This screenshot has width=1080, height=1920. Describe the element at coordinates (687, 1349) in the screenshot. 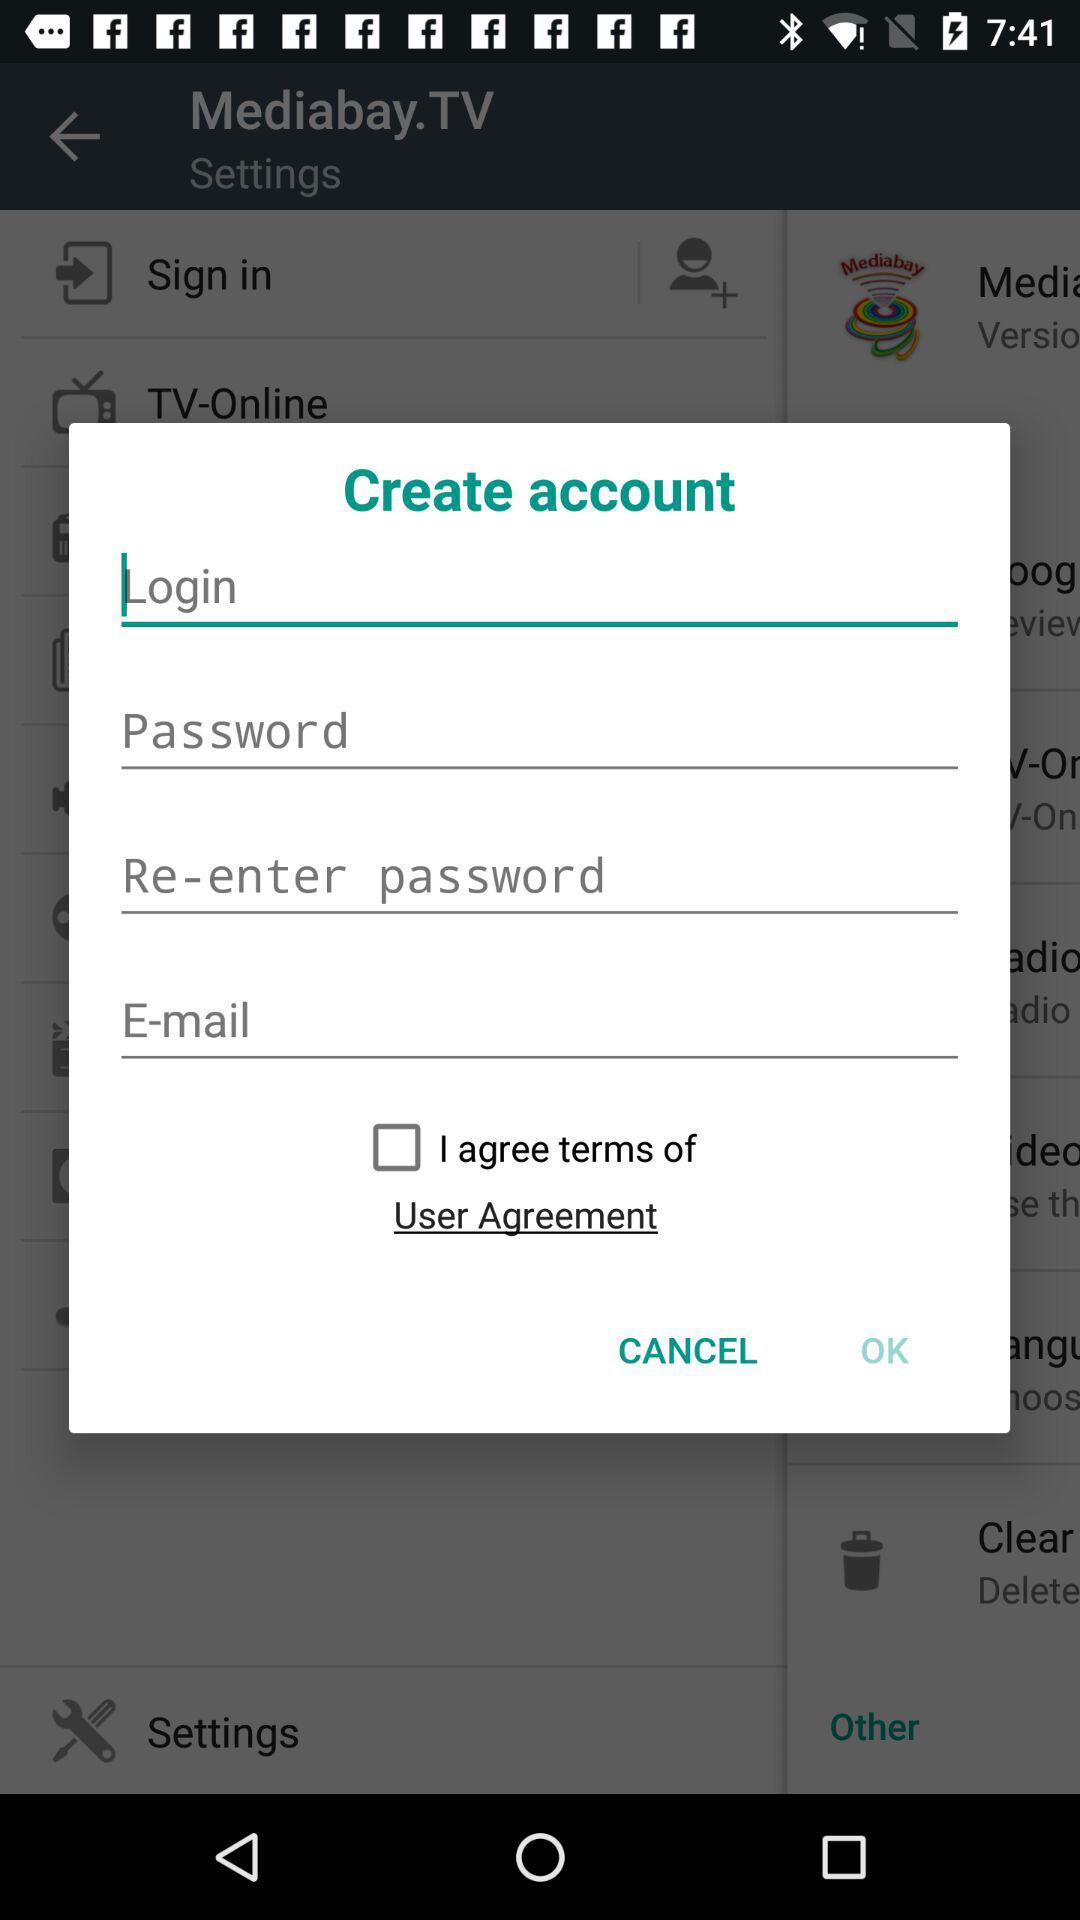

I see `cancel icon` at that location.